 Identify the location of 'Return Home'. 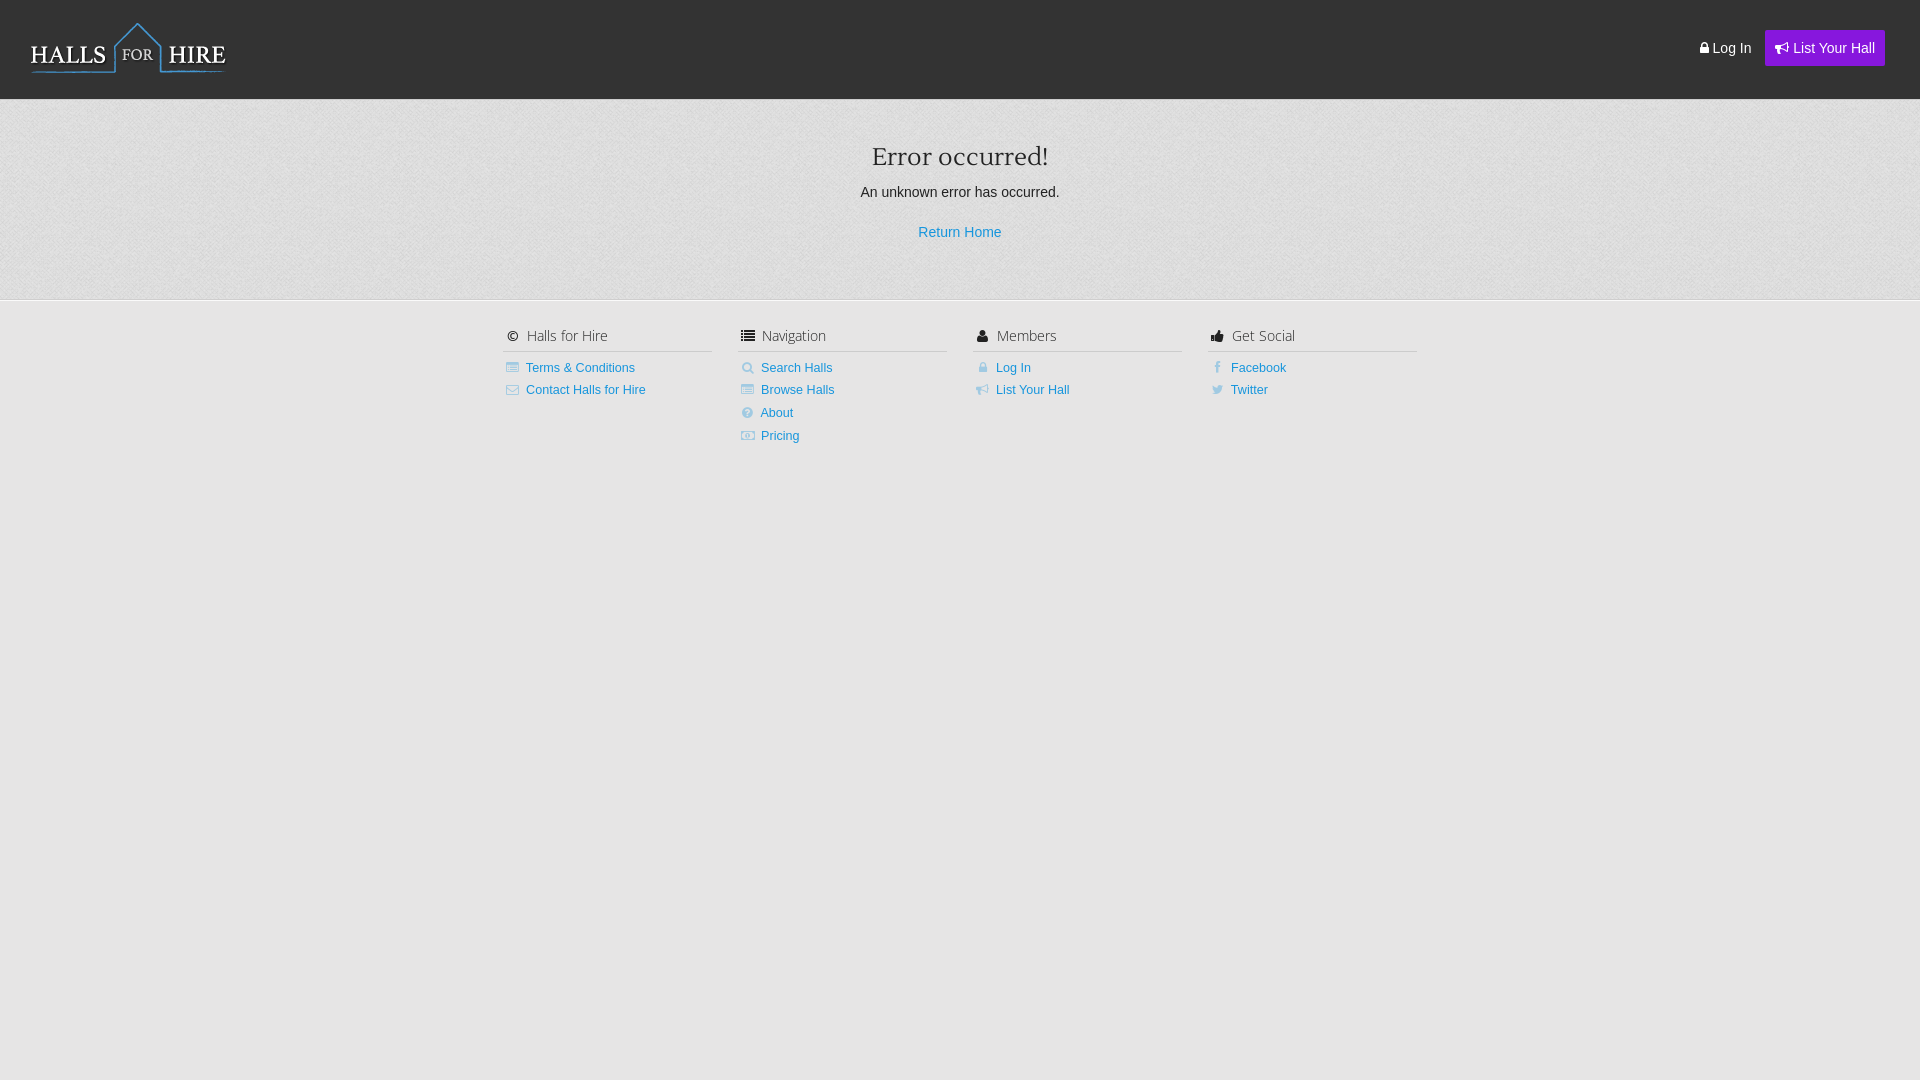
(958, 230).